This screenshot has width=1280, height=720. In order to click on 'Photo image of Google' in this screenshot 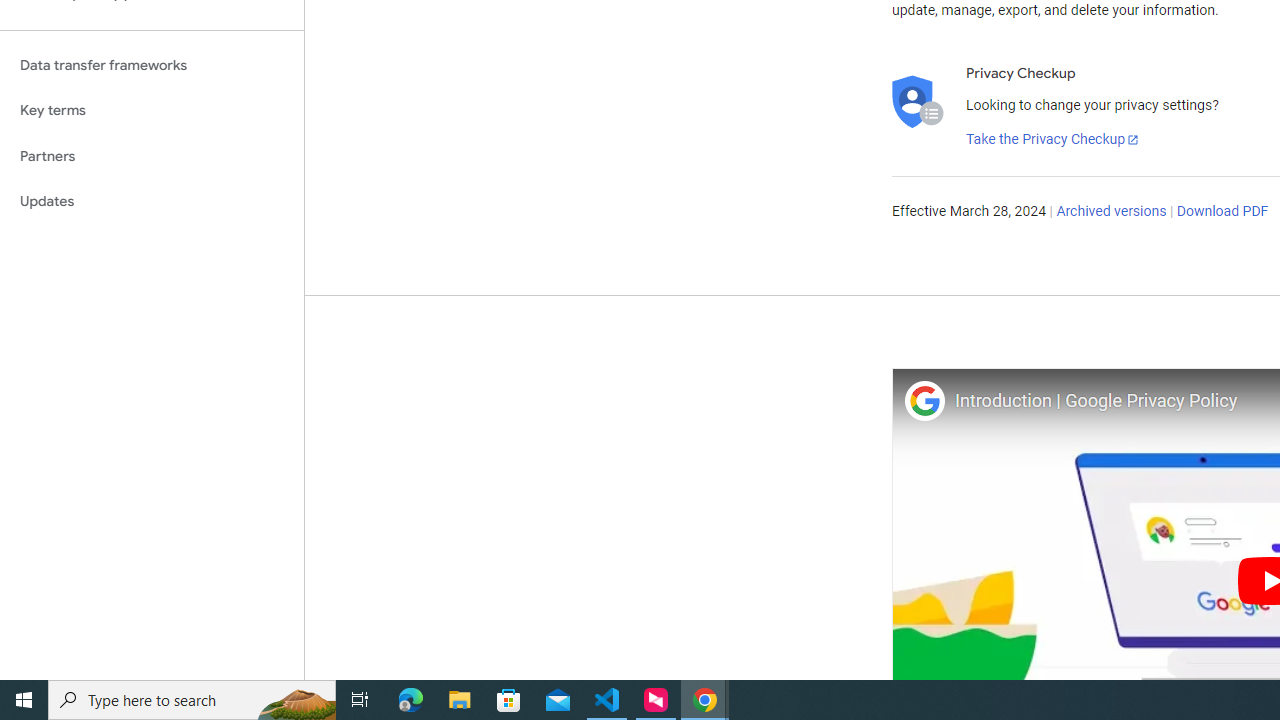, I will do `click(923, 400)`.